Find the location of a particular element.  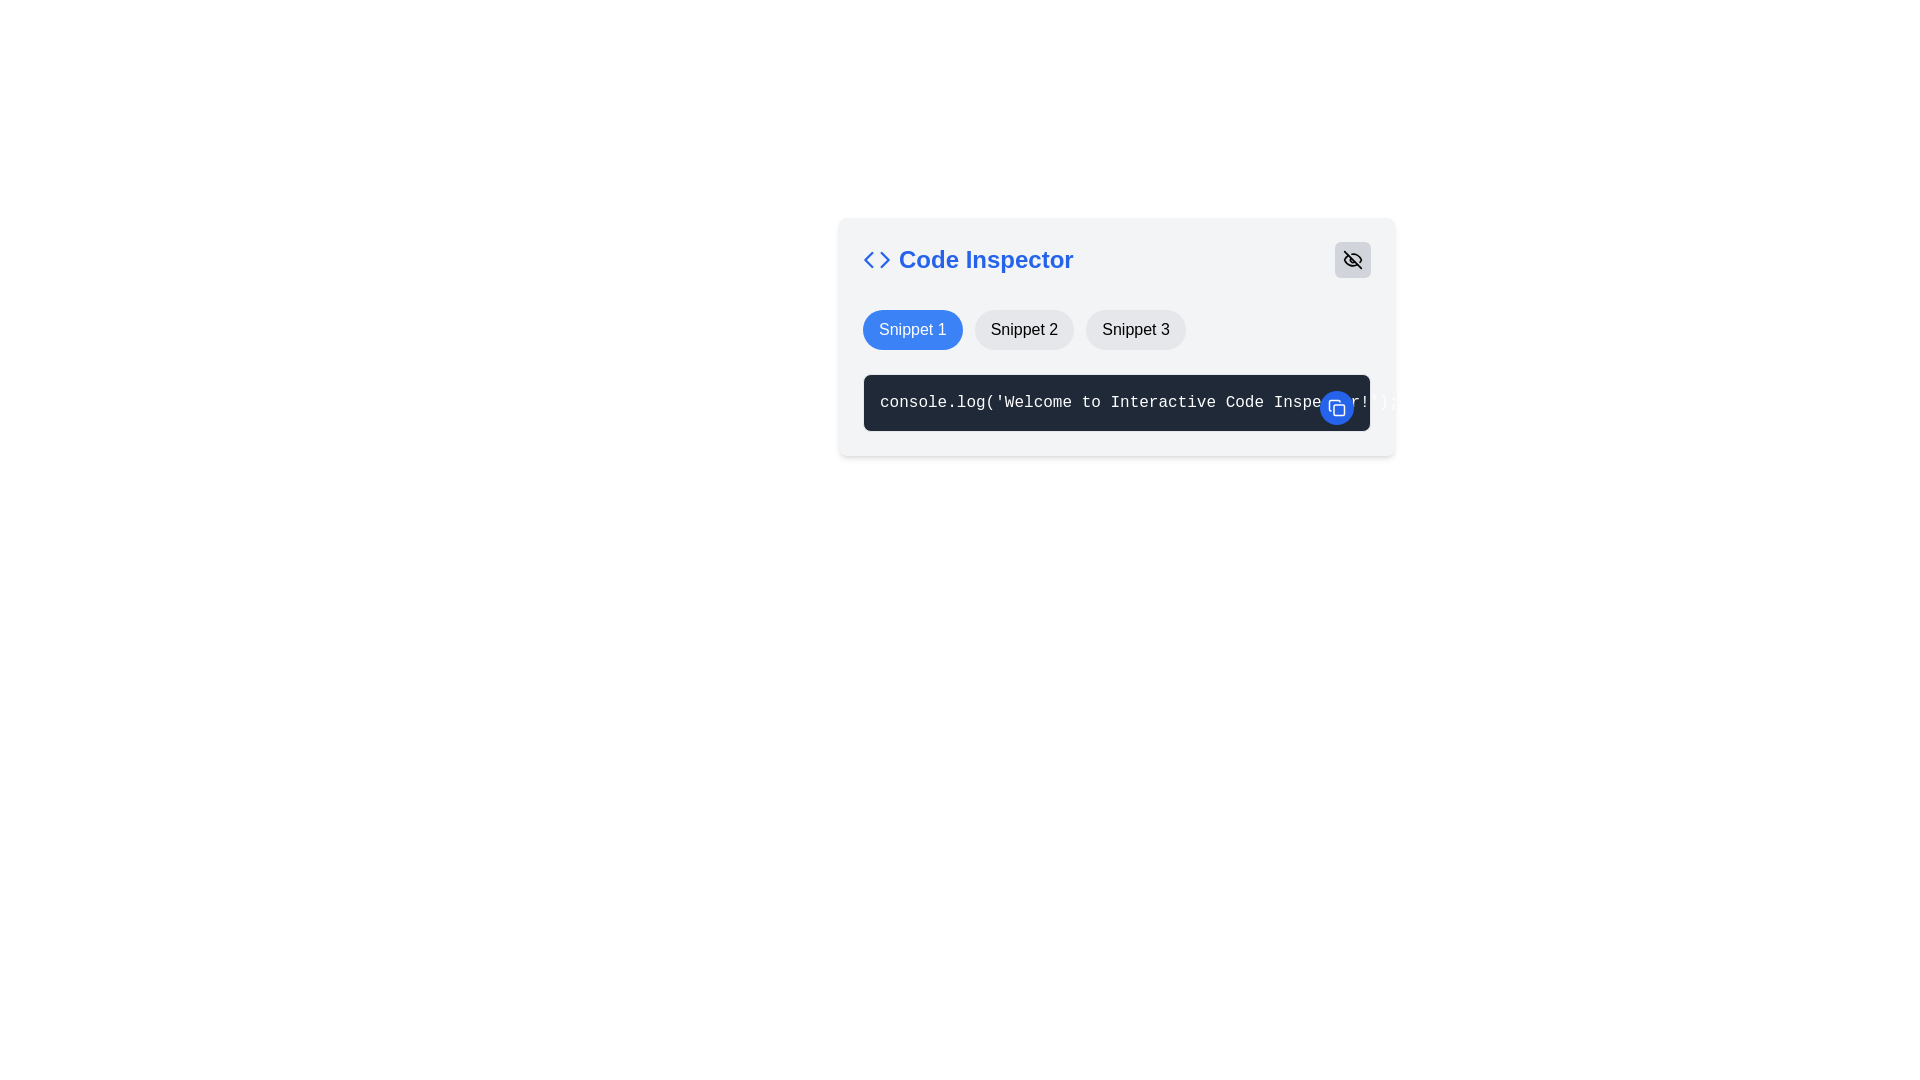

the copy action icon, which is represented by overlapping squares, located centrally within a circular blue button at the top-right corner of the code snippet viewer is located at coordinates (1337, 407).